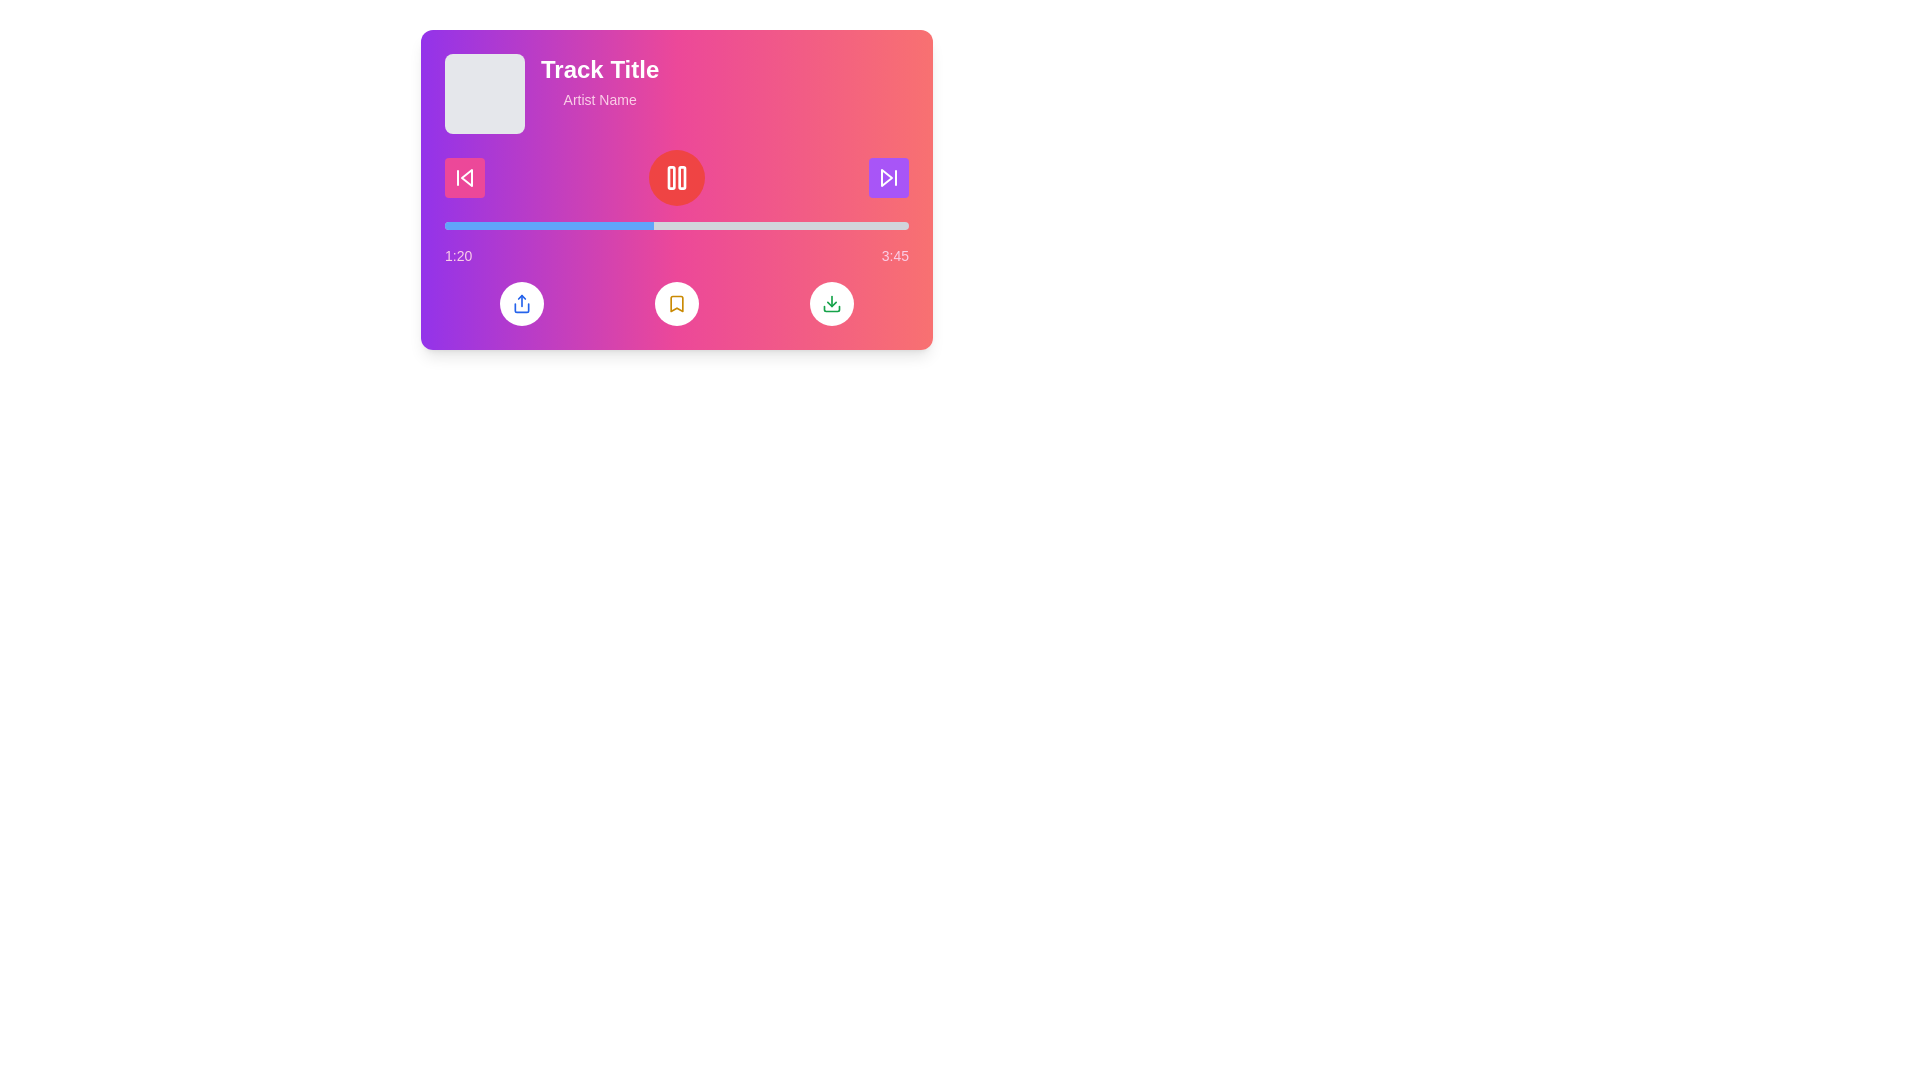  I want to click on the pause button in the audio player control set, so click(676, 176).